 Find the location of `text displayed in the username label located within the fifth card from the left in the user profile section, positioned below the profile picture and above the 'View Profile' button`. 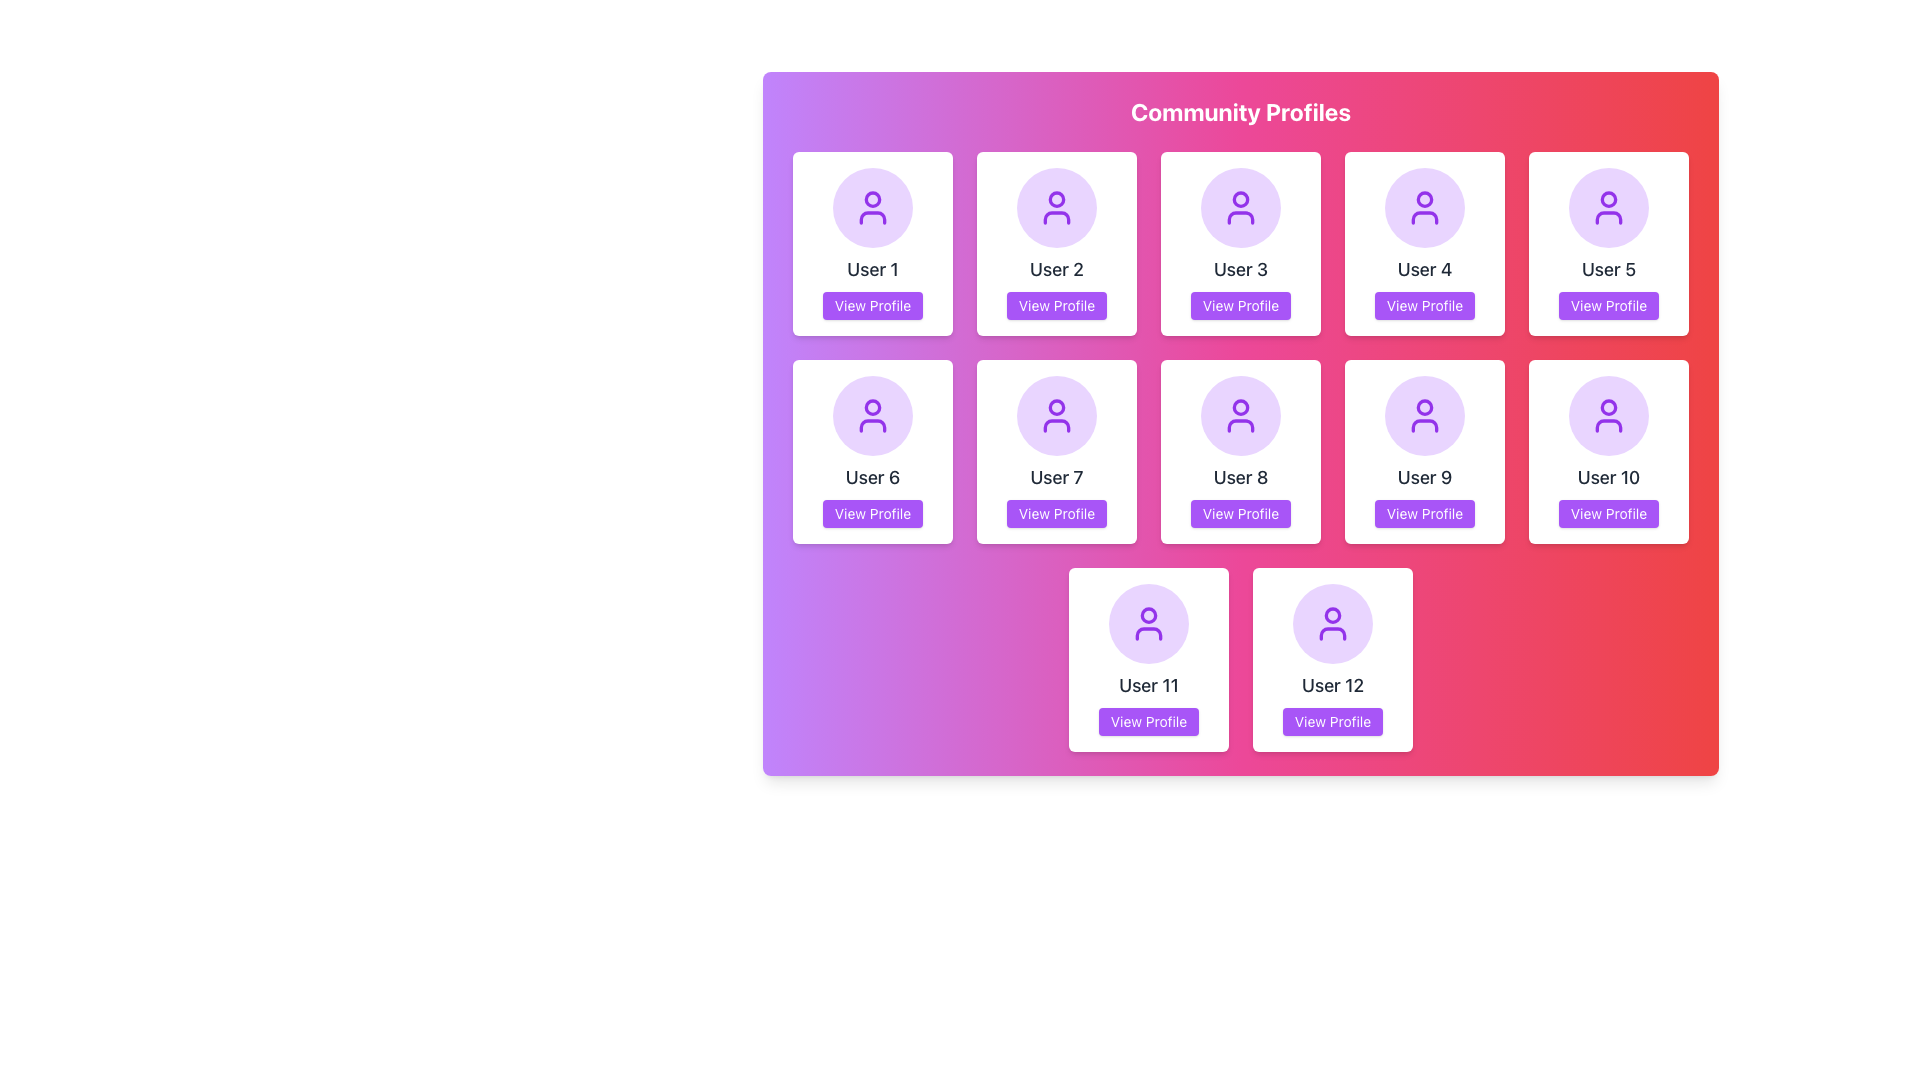

text displayed in the username label located within the fifth card from the left in the user profile section, positioned below the profile picture and above the 'View Profile' button is located at coordinates (1148, 685).